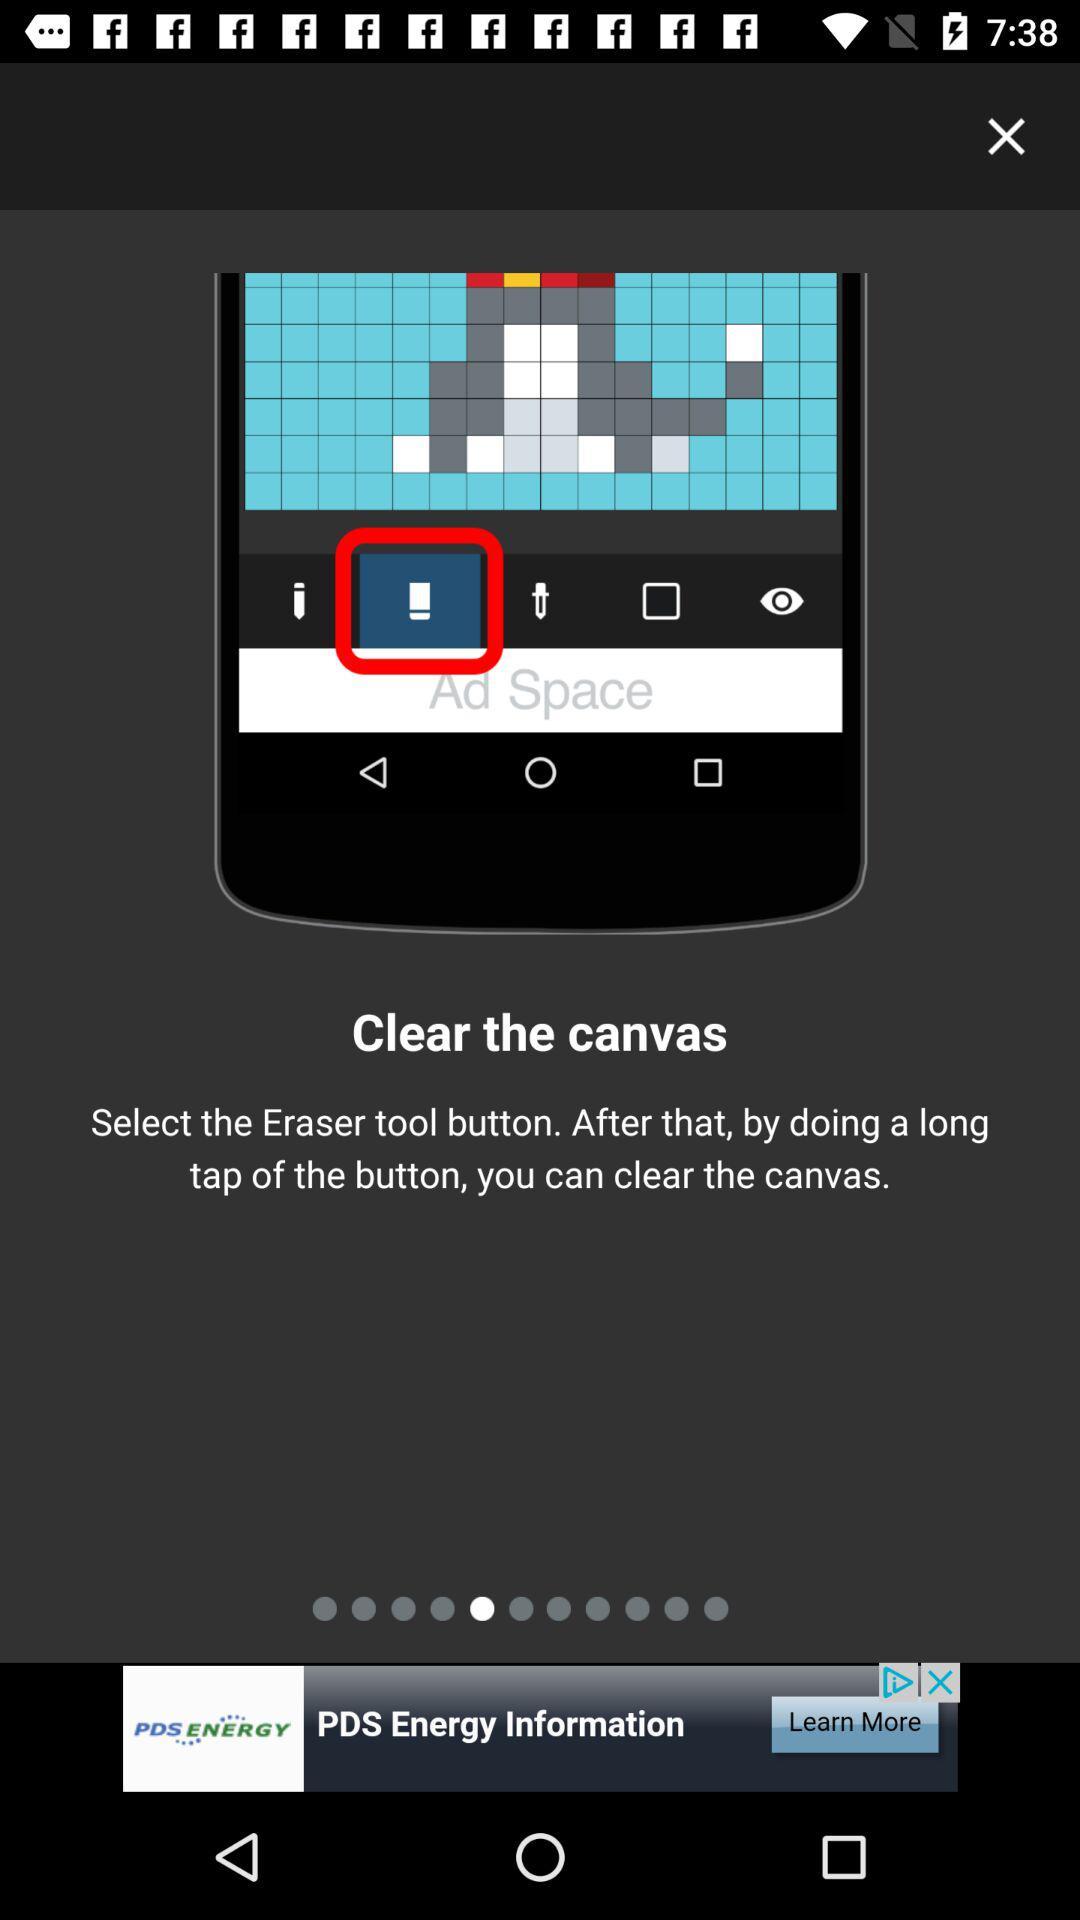 The height and width of the screenshot is (1920, 1080). Describe the element at coordinates (1006, 135) in the screenshot. I see `the close` at that location.